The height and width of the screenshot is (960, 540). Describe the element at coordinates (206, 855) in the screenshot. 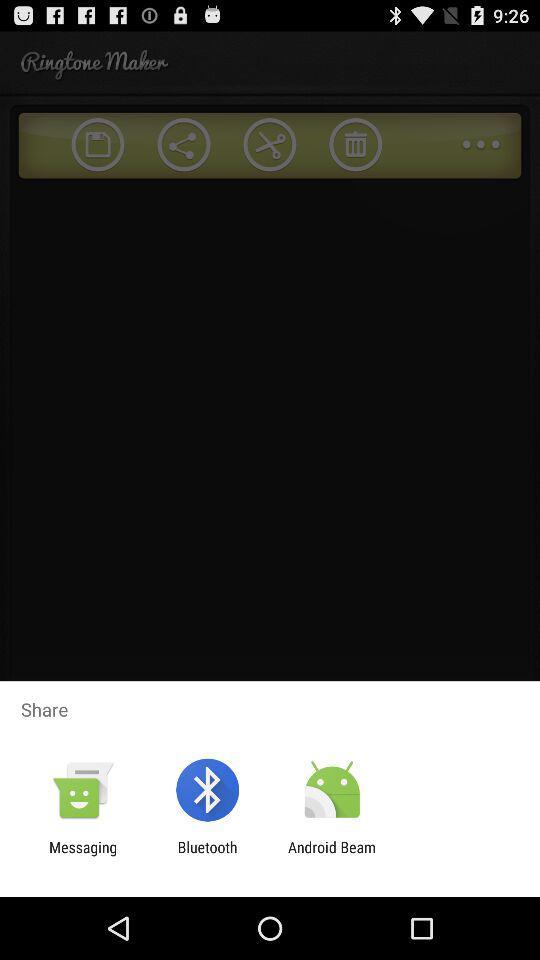

I see `item next to the android beam app` at that location.